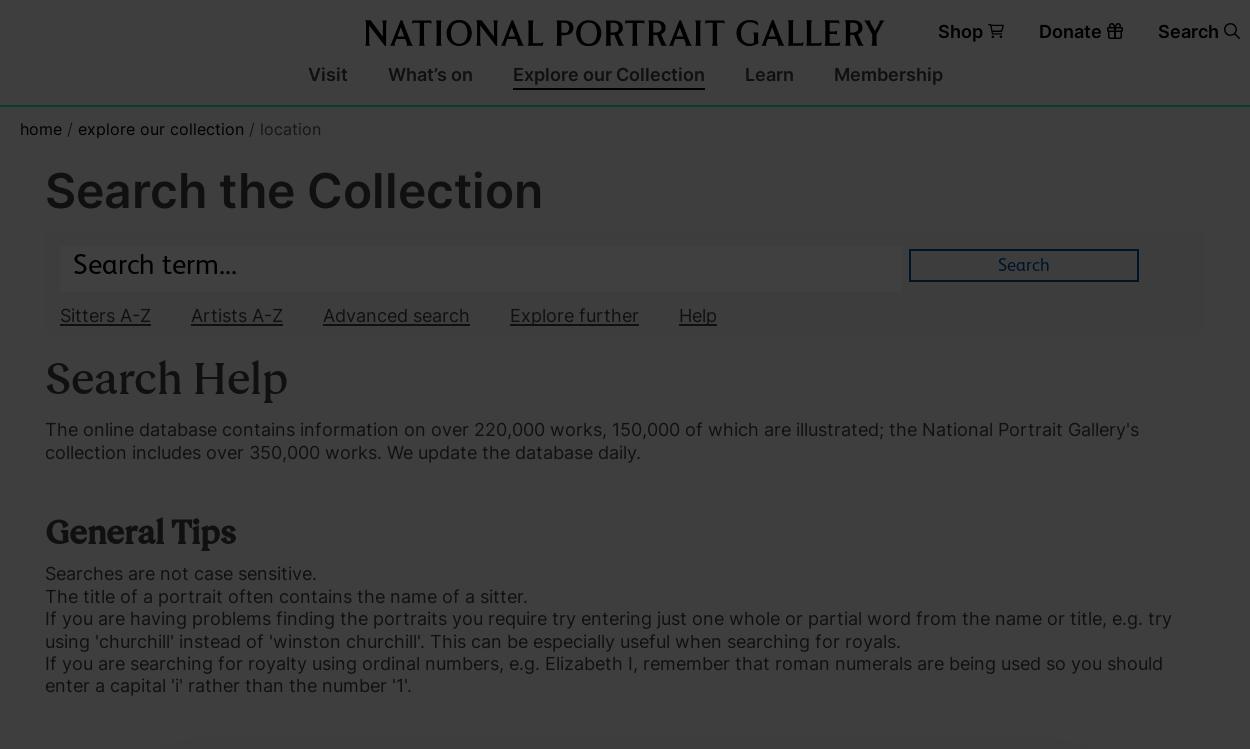 This screenshot has width=1250, height=749. What do you see at coordinates (429, 72) in the screenshot?
I see `'What’s on'` at bounding box center [429, 72].